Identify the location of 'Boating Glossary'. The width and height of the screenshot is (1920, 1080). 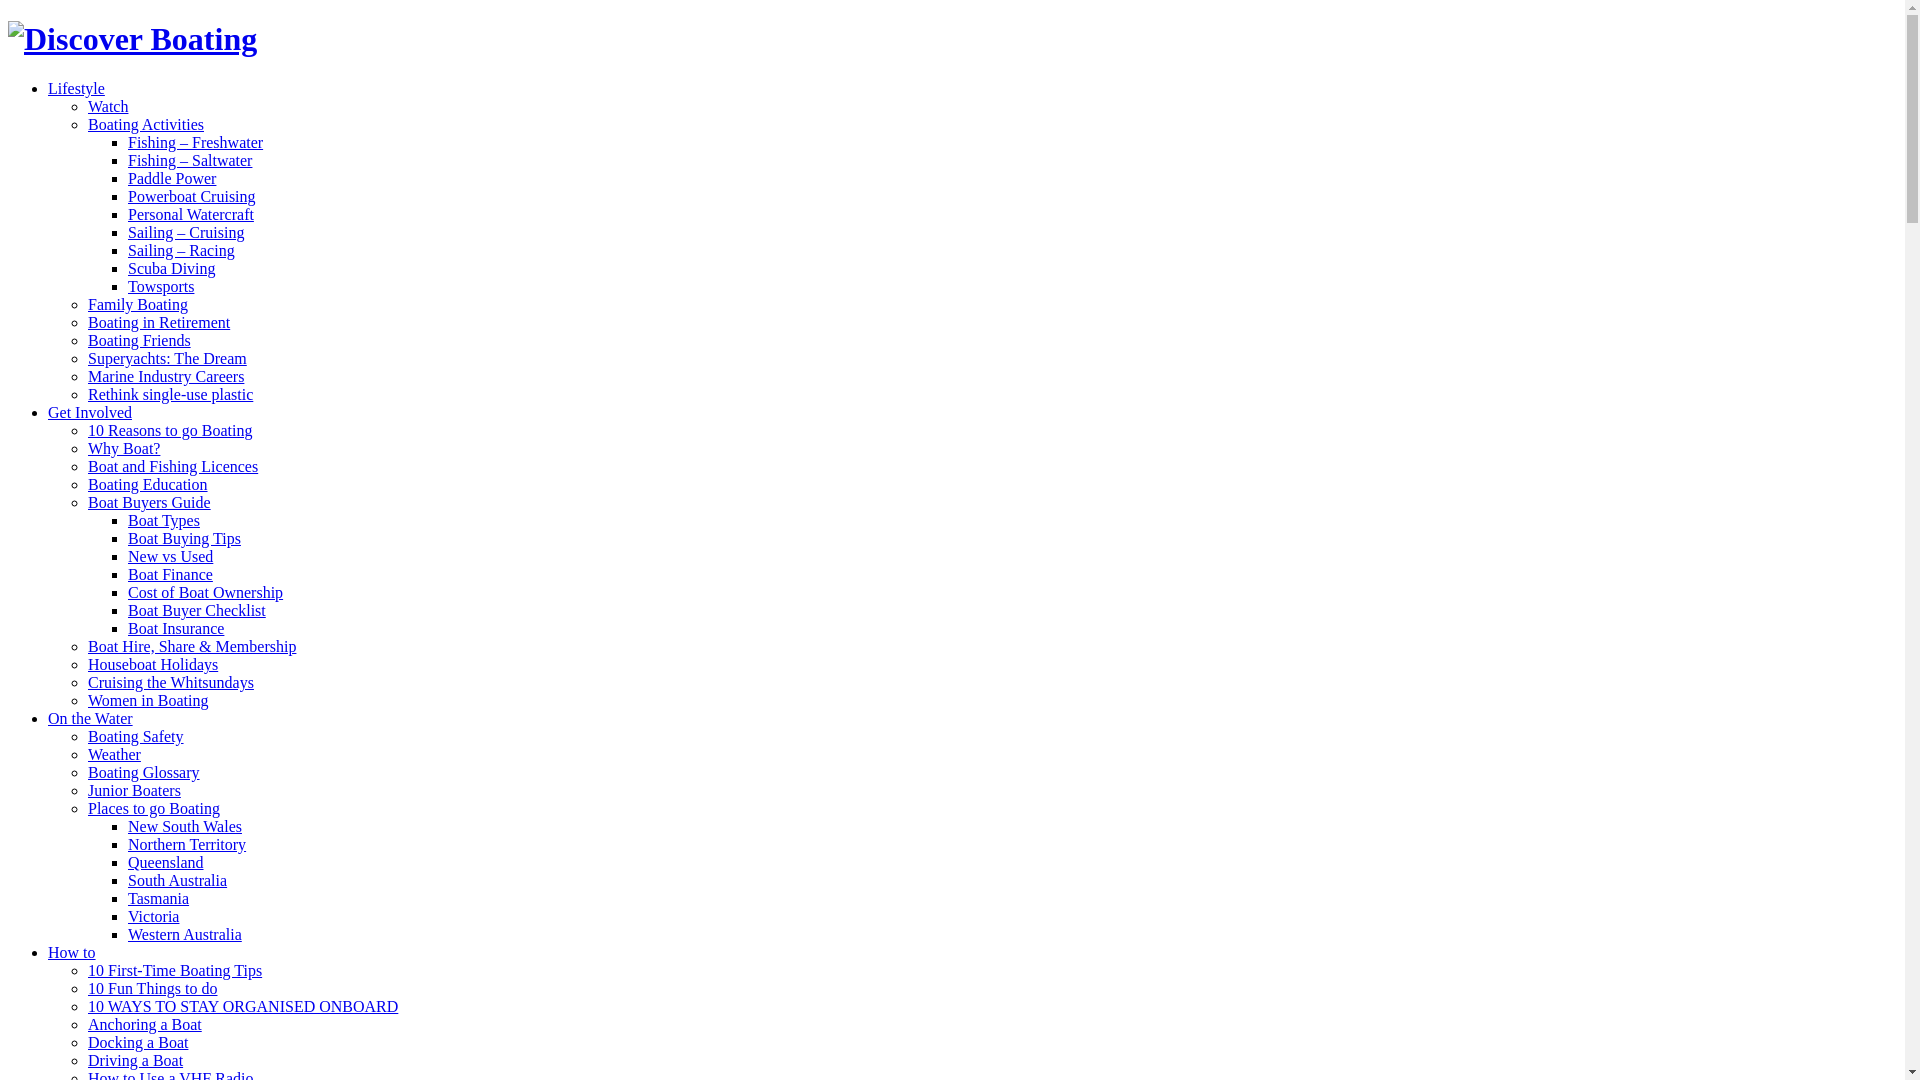
(143, 771).